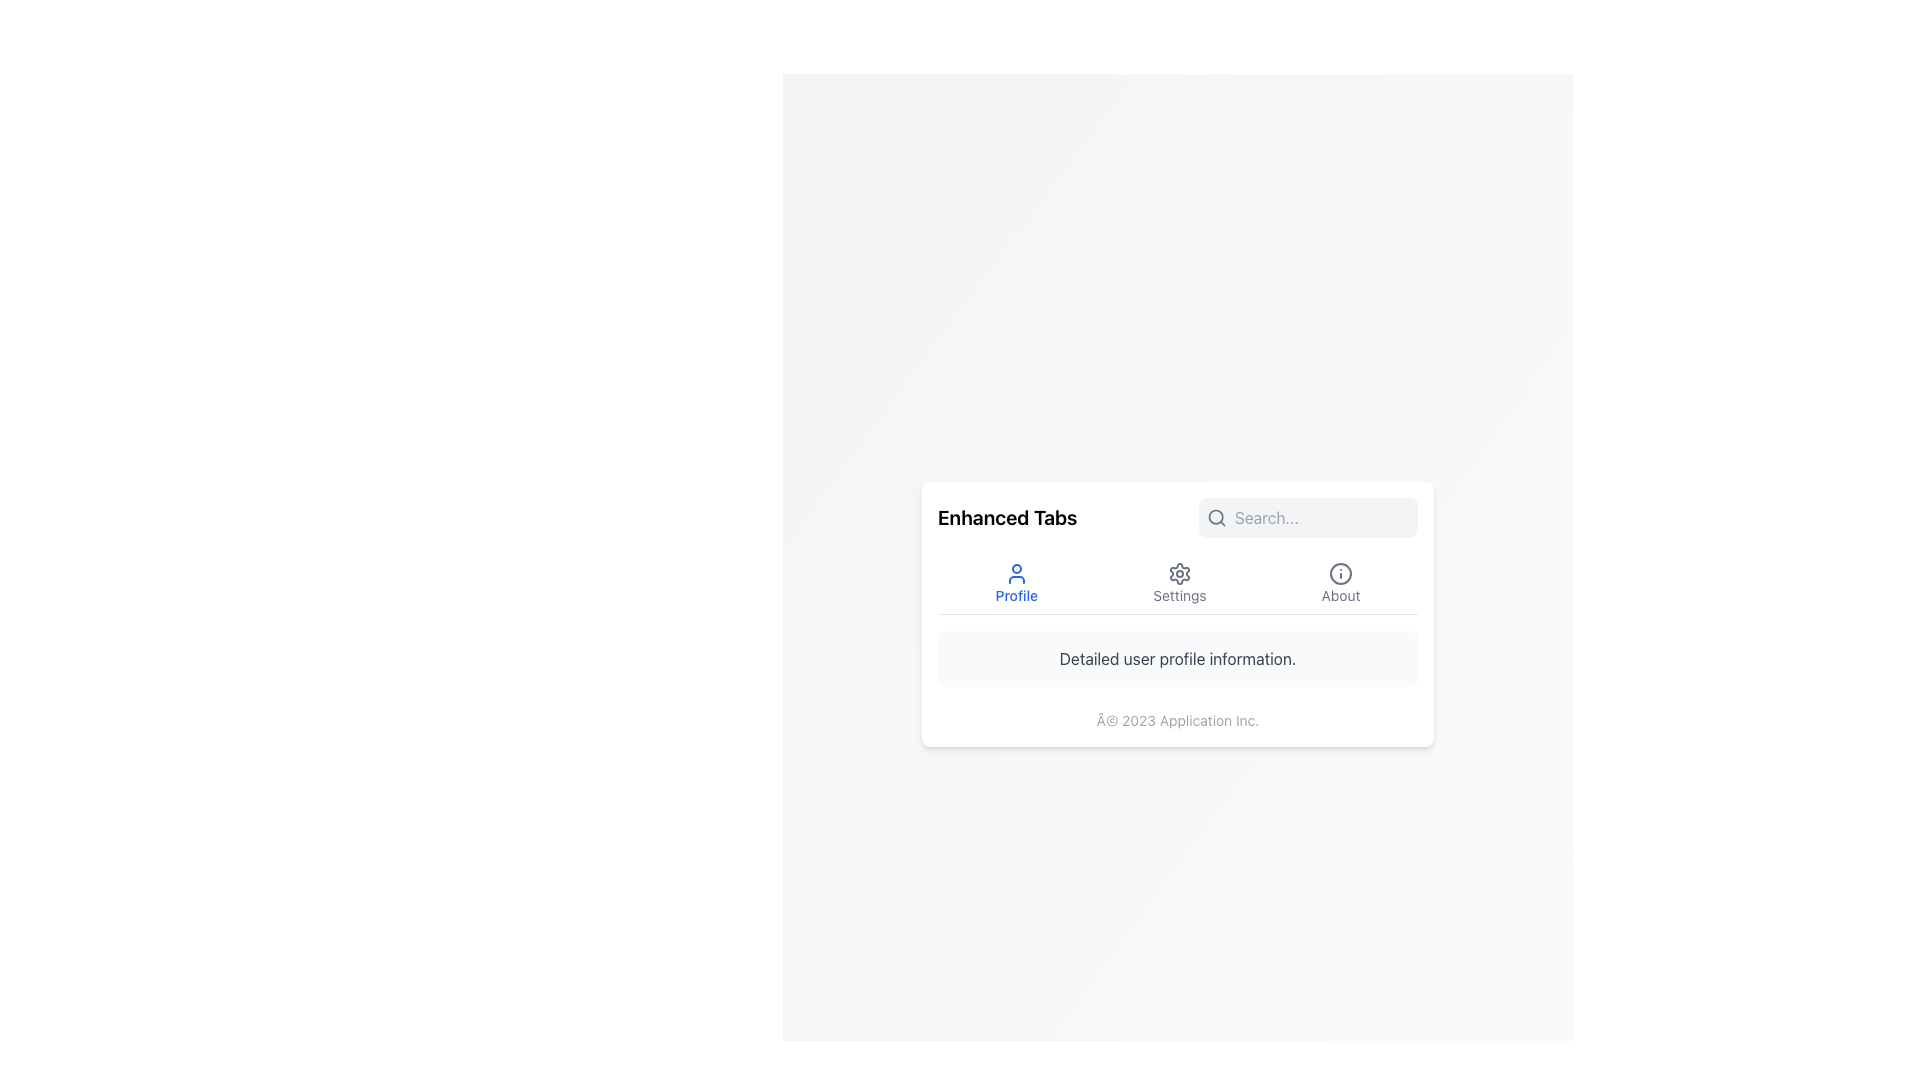 Image resolution: width=1920 pixels, height=1080 pixels. Describe the element at coordinates (1016, 583) in the screenshot. I see `the 'Profile' button, which features an icon of a person above the text in blue font, located as the first item in a group of three buttons beneath the title 'Enhanced Tabs'` at that location.